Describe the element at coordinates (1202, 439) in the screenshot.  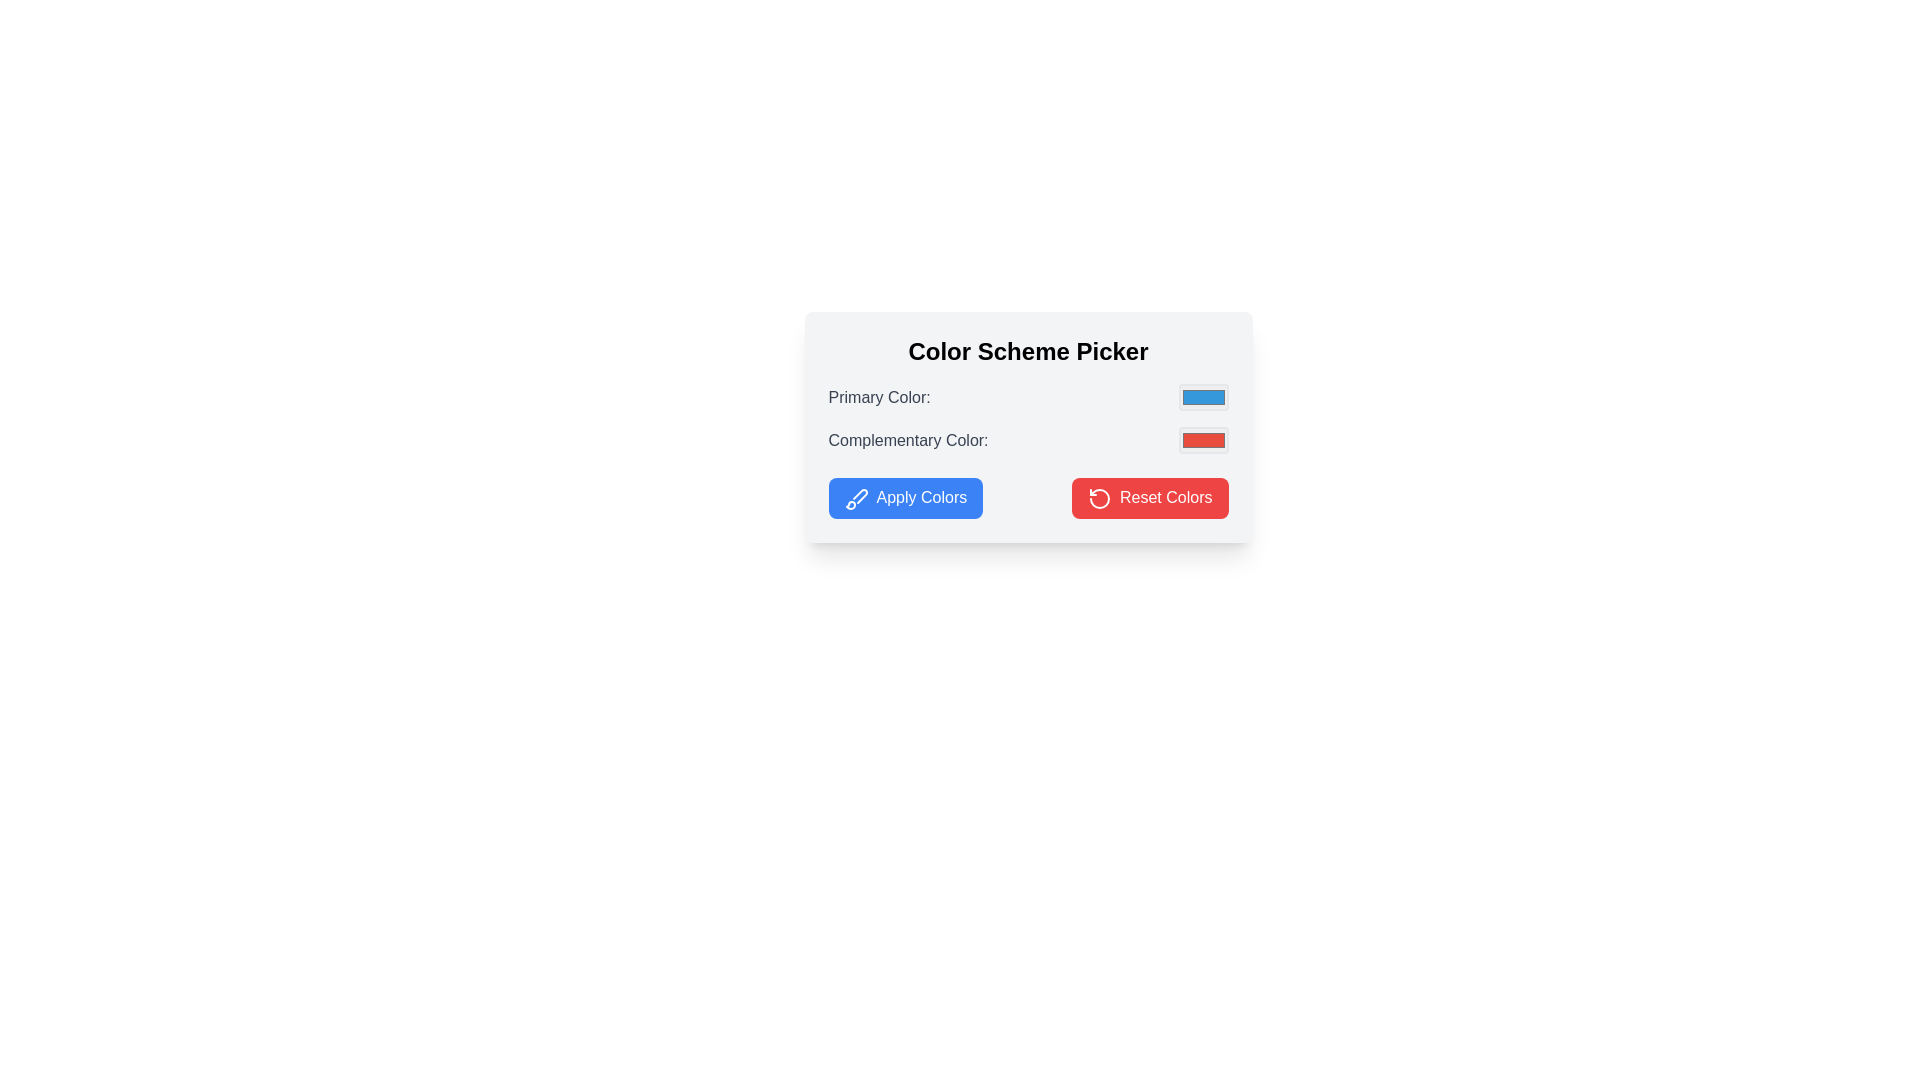
I see `the Color picker input box located in the lower-right section of the 'Color Scheme Picker' card` at that location.